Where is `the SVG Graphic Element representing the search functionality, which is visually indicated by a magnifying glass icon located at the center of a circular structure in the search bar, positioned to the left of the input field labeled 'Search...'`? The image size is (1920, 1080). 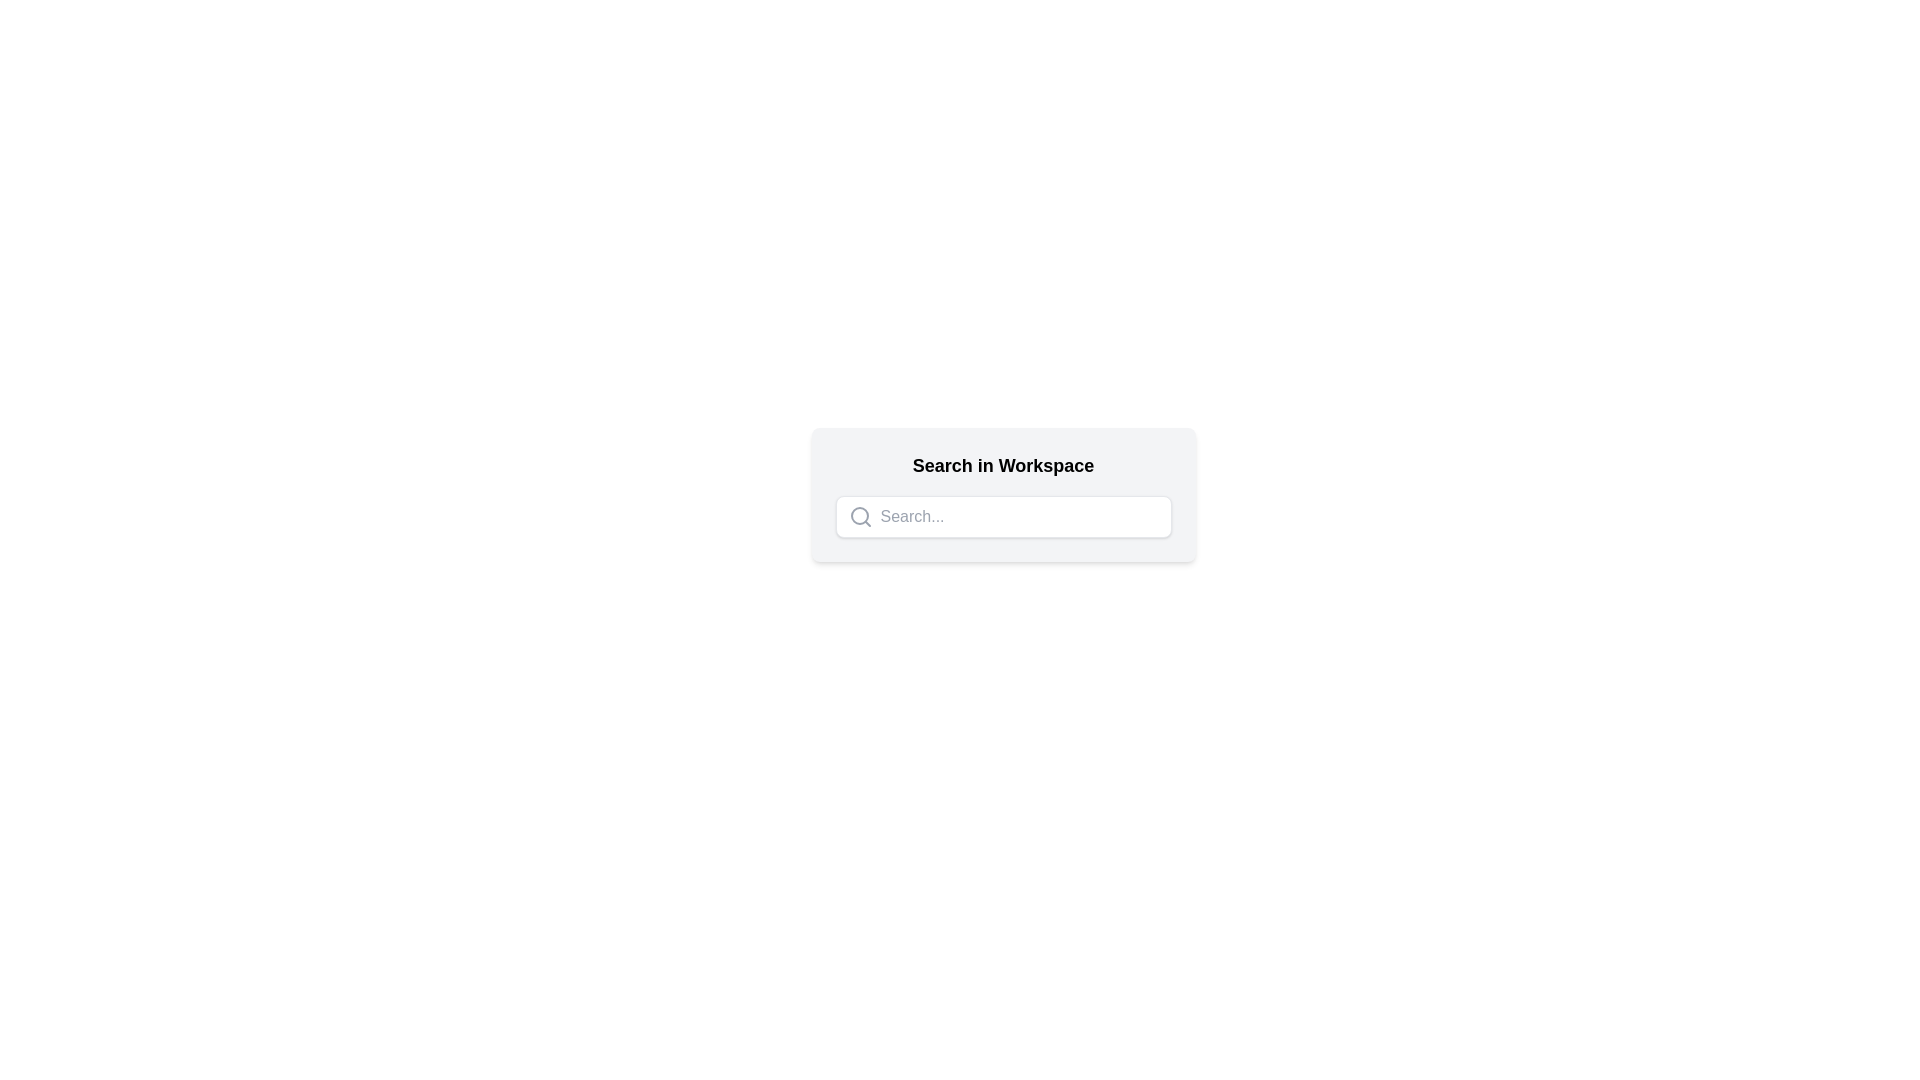
the SVG Graphic Element representing the search functionality, which is visually indicated by a magnifying glass icon located at the center of a circular structure in the search bar, positioned to the left of the input field labeled 'Search...' is located at coordinates (859, 515).